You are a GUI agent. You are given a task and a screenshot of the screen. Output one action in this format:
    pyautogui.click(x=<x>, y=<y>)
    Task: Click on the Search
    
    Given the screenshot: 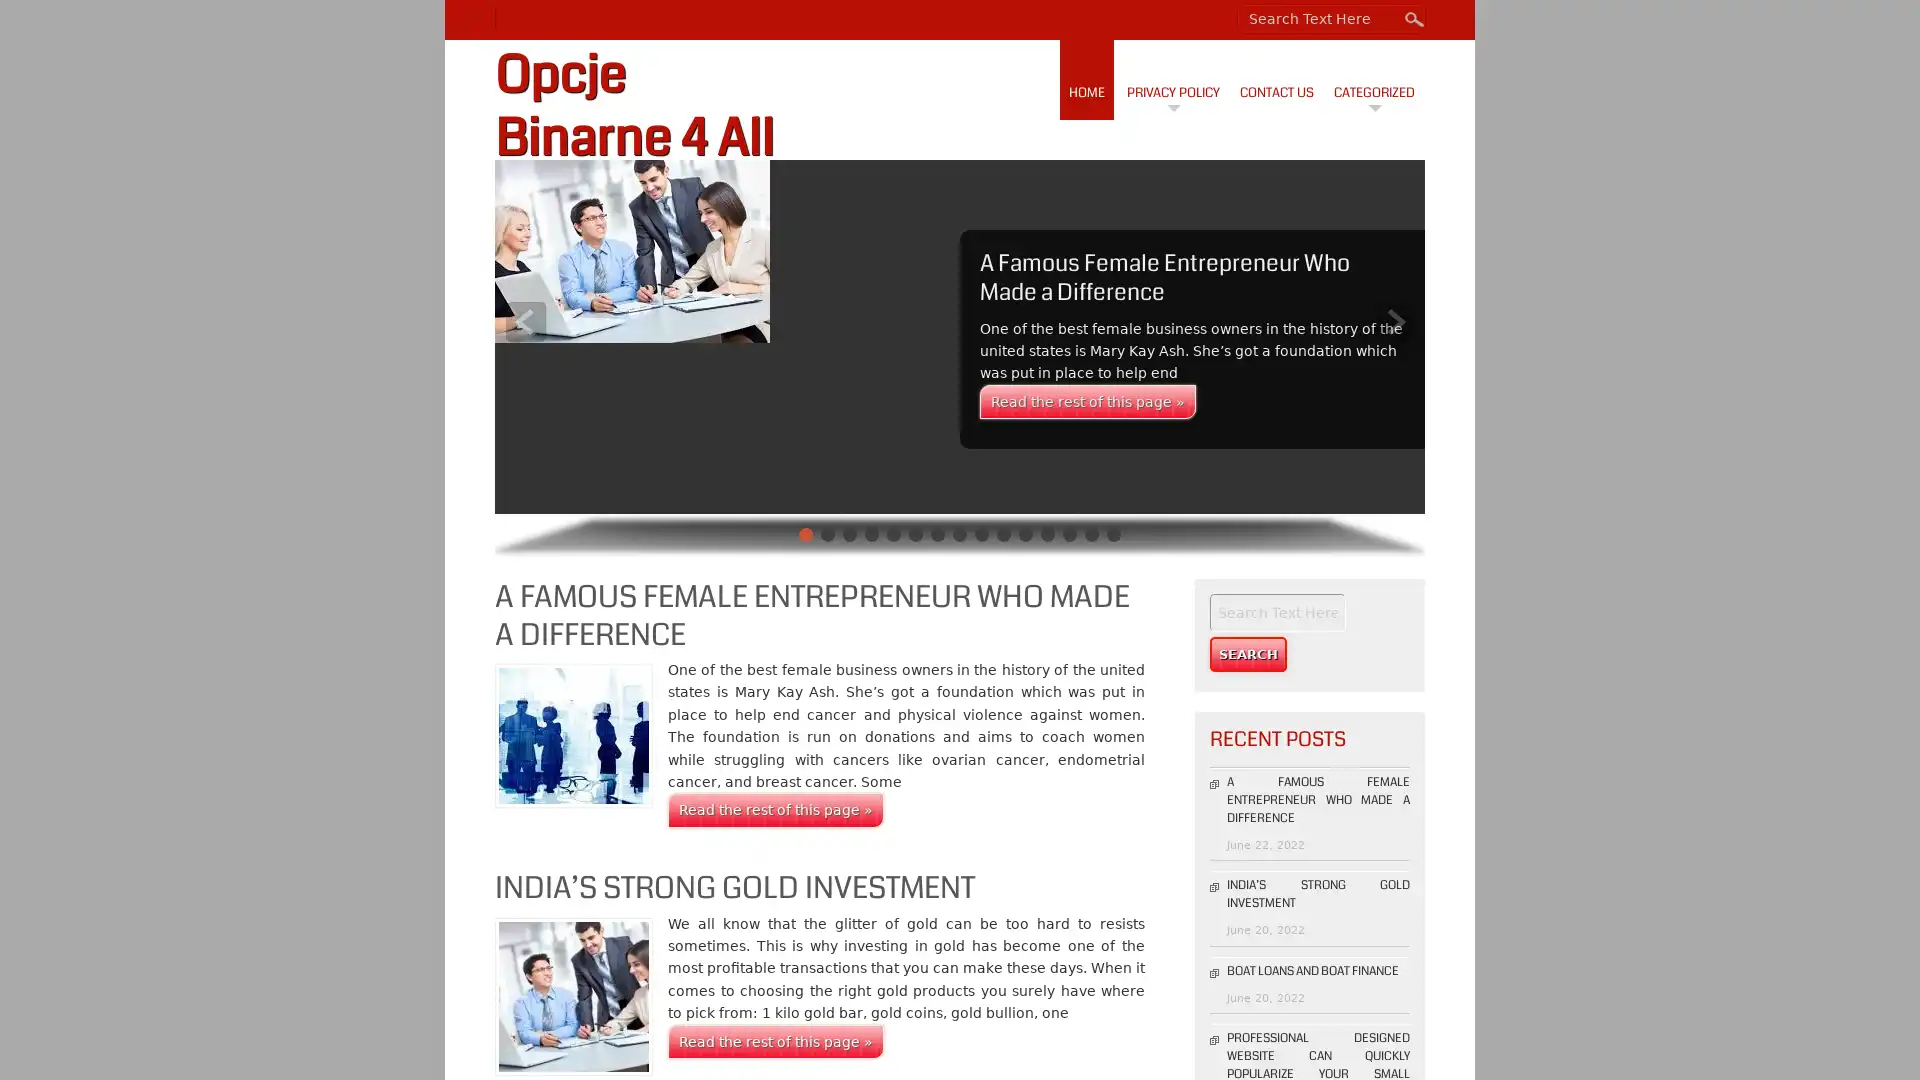 What is the action you would take?
    pyautogui.click(x=1247, y=654)
    